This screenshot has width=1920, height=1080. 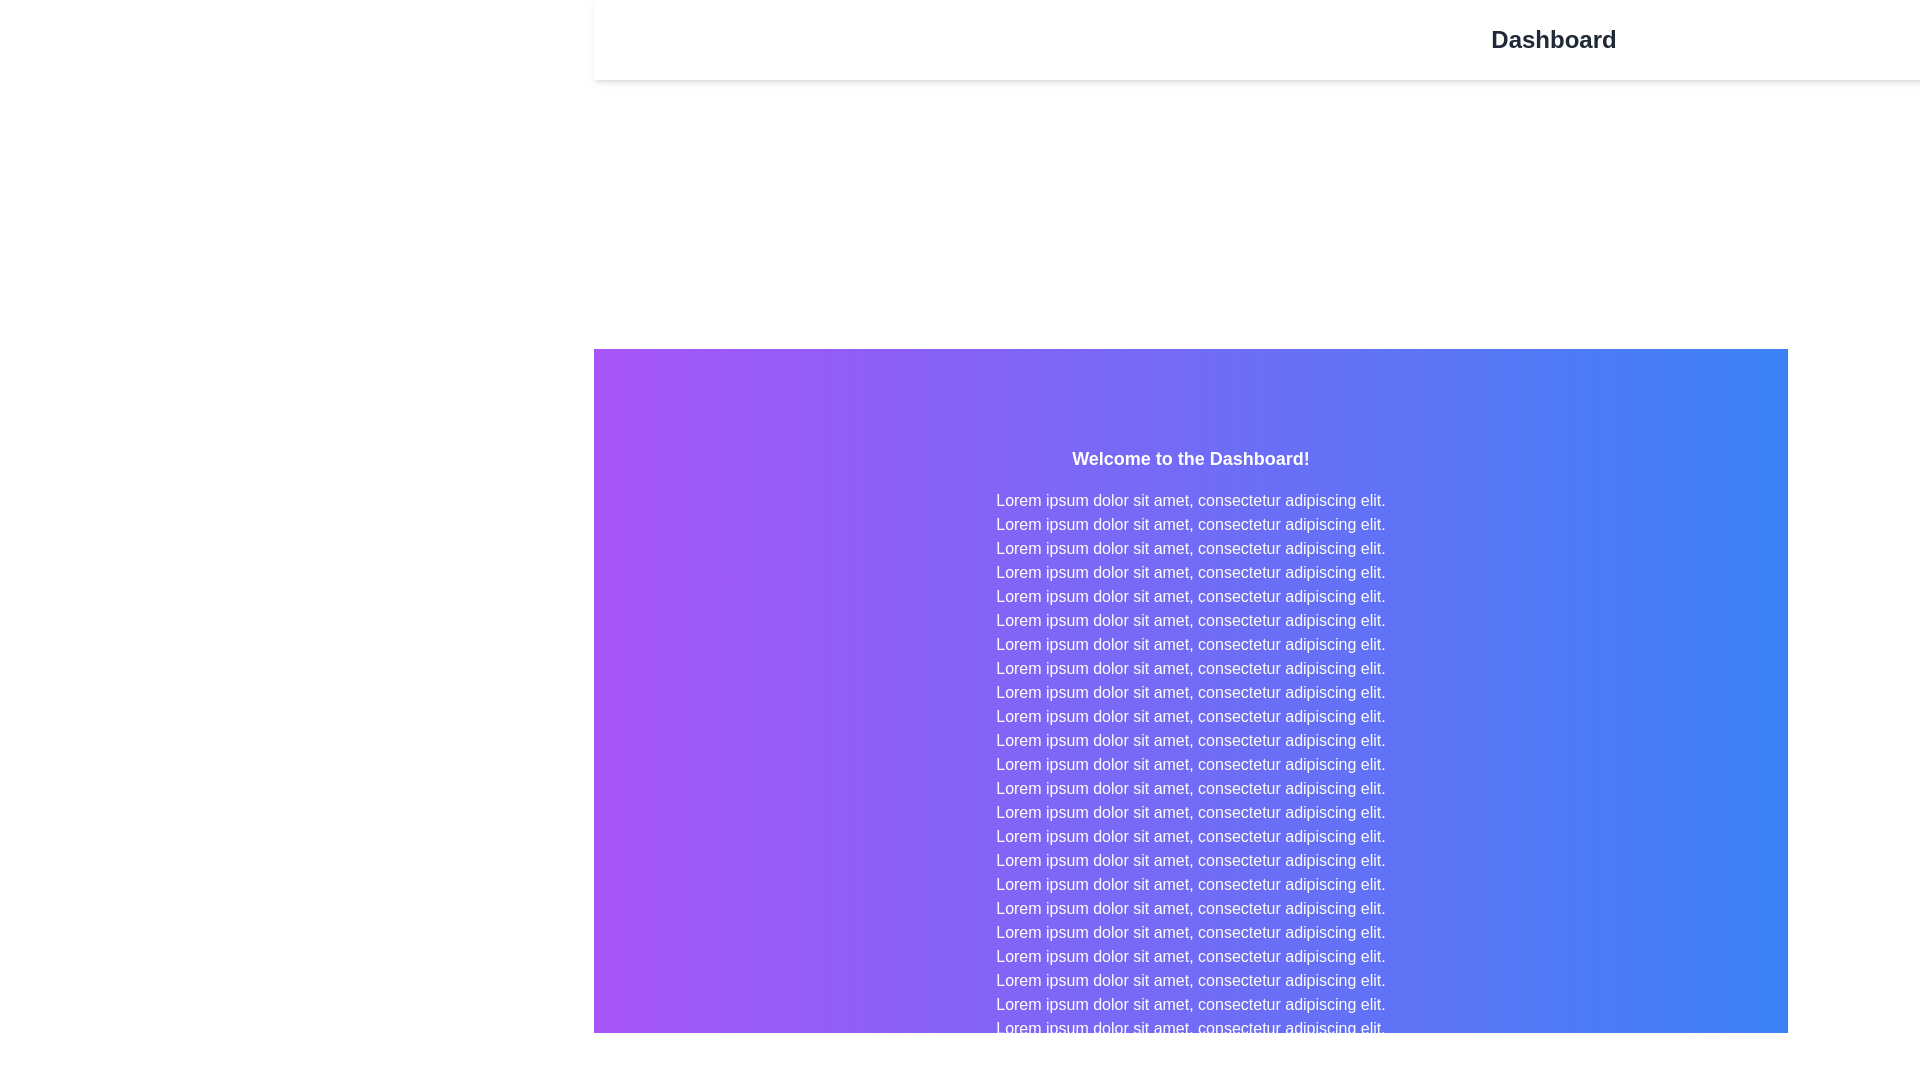 What do you see at coordinates (1190, 859) in the screenshot?
I see `the 17th line of static text that is part of a vertical series of identical text blocks under the heading 'Welcome to the Dashboard!'` at bounding box center [1190, 859].